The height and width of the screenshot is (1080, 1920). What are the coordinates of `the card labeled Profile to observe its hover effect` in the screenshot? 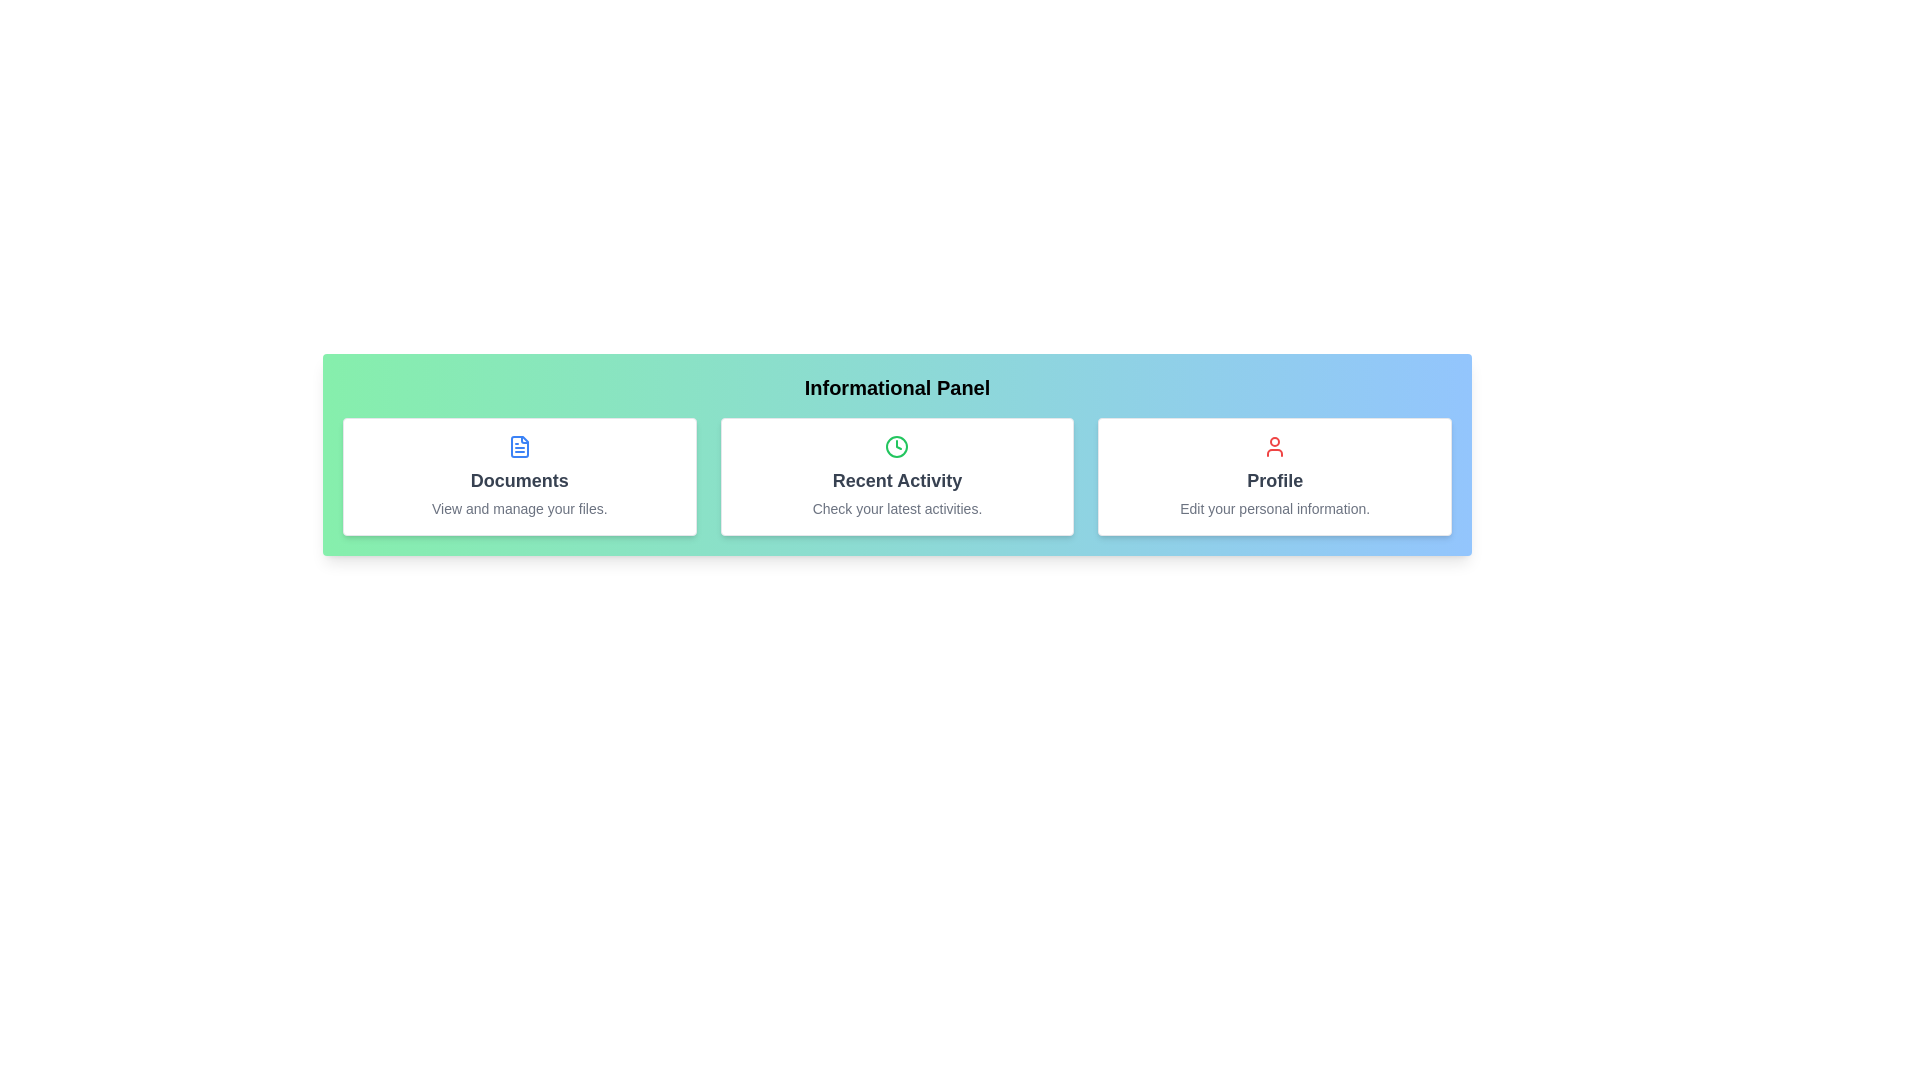 It's located at (1274, 477).